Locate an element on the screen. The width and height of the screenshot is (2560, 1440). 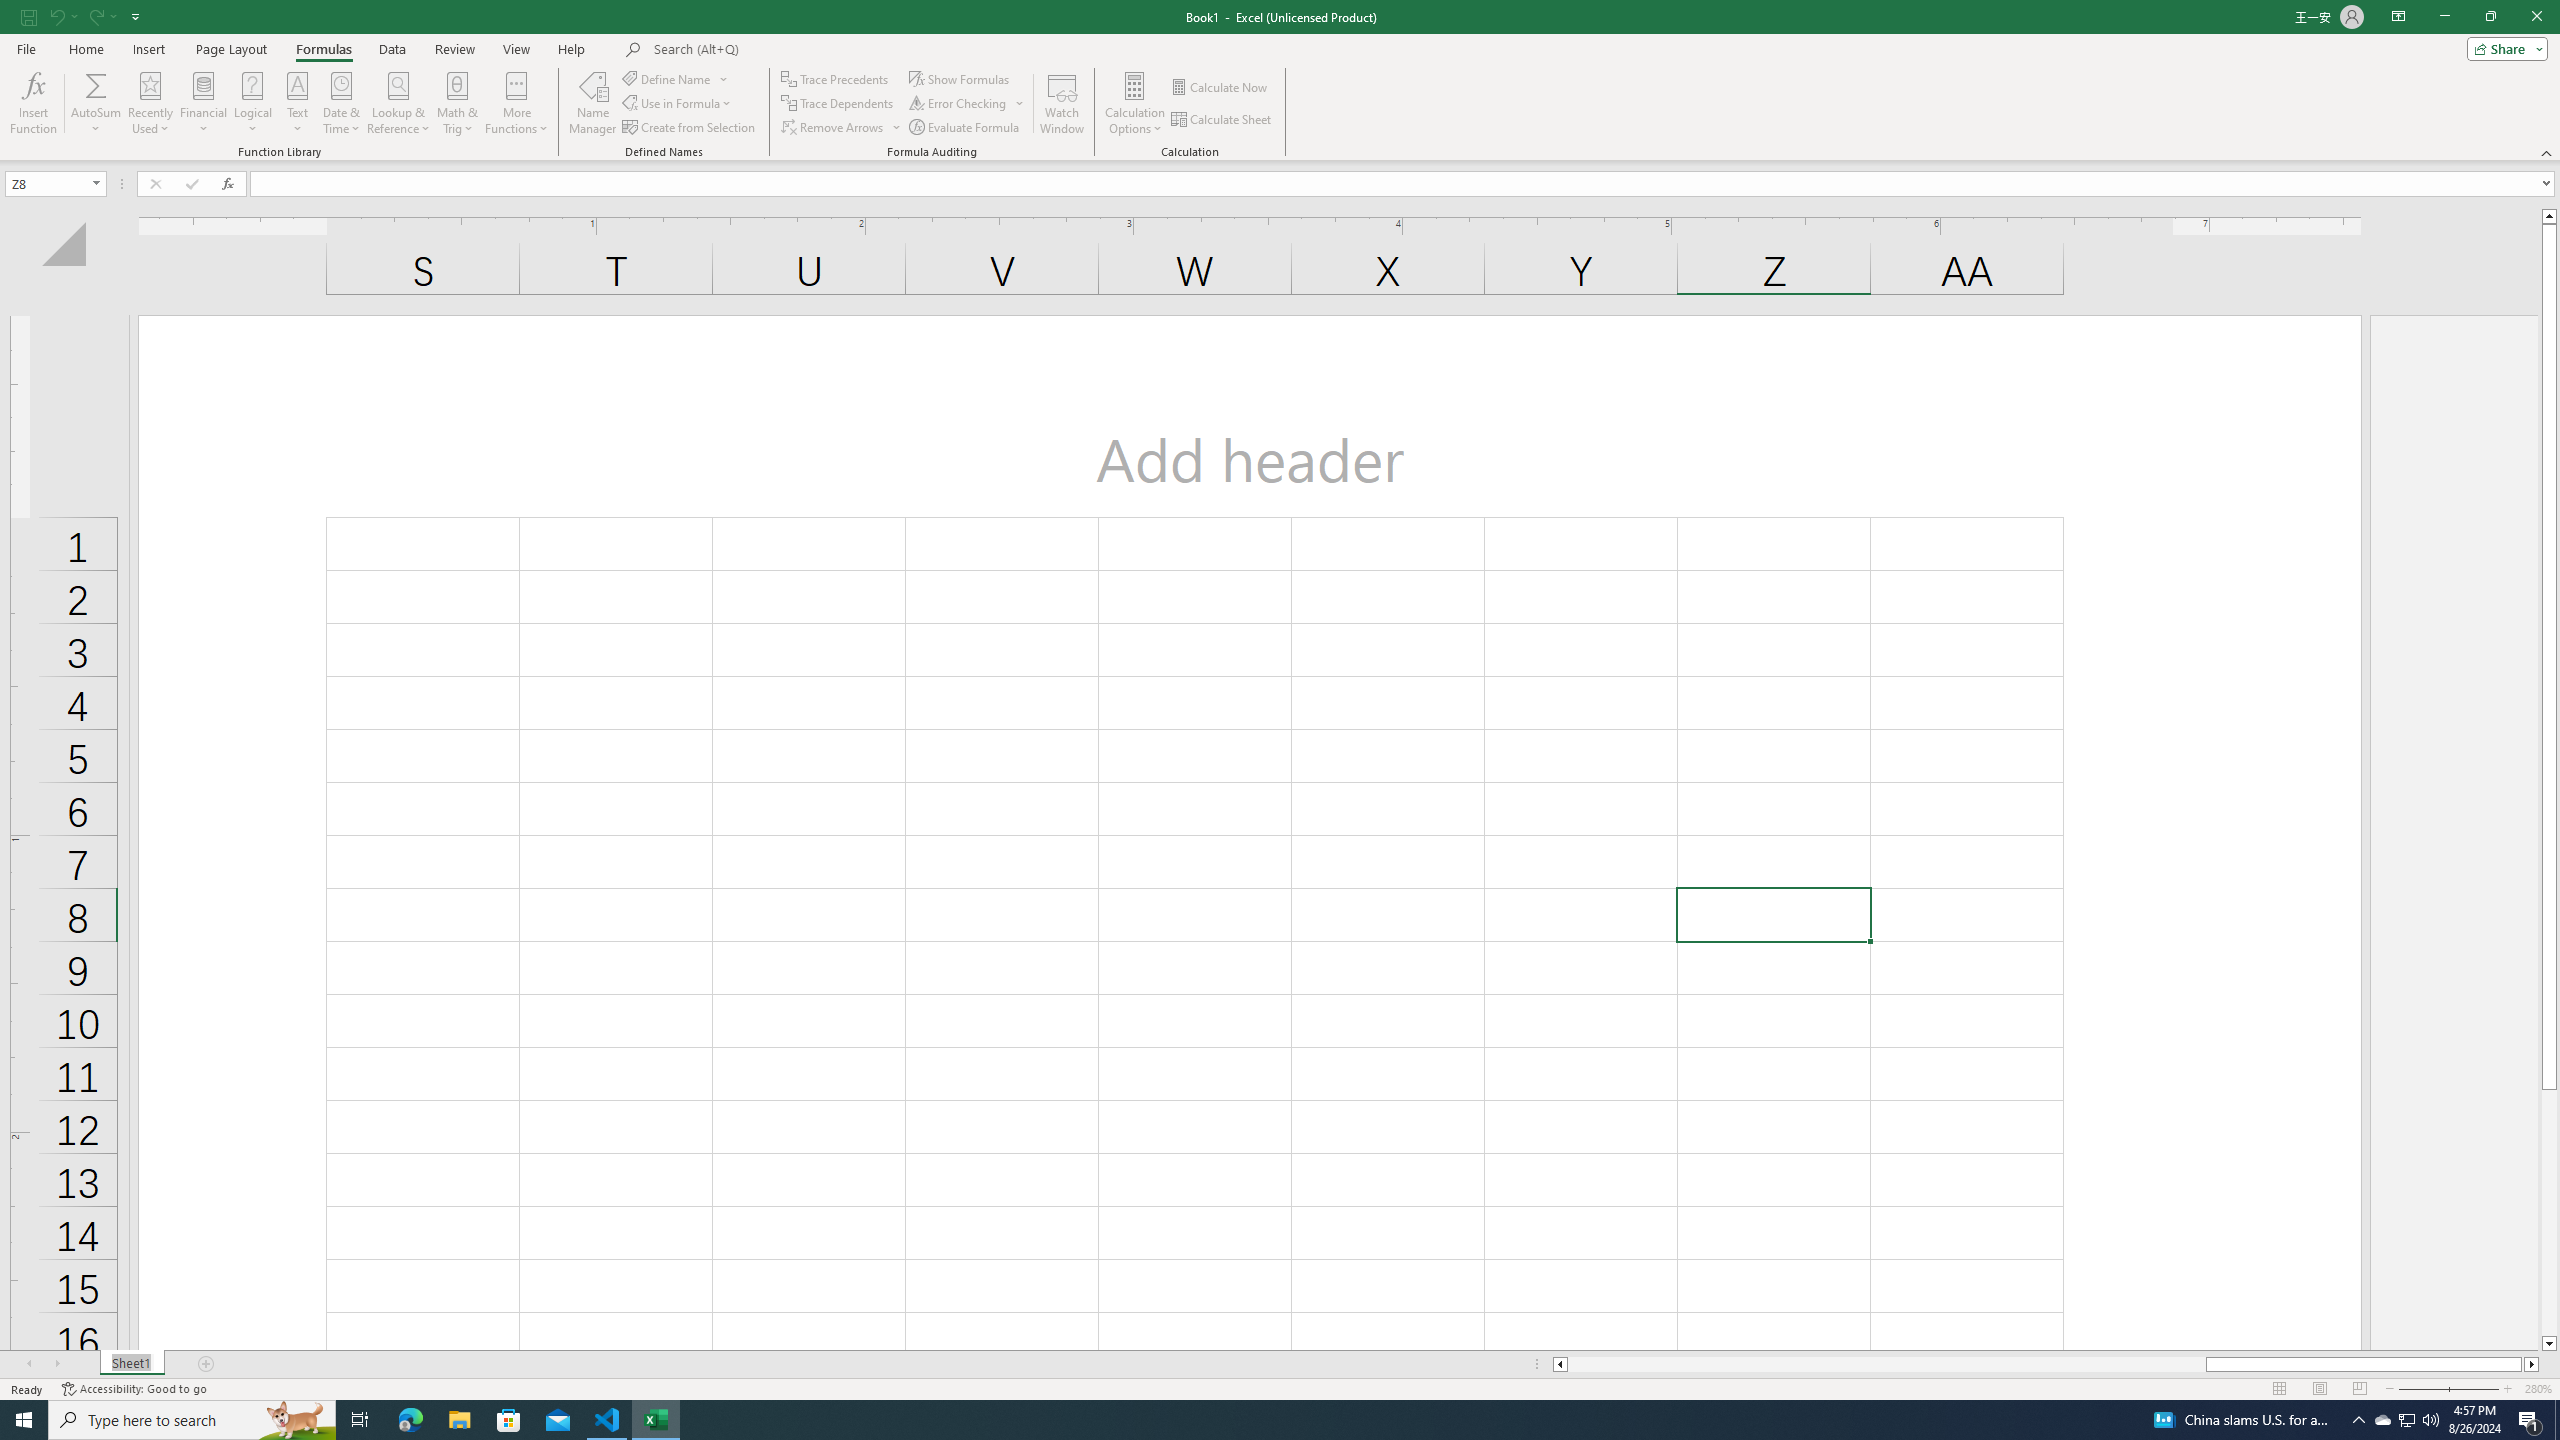
'Define Name' is located at coordinates (674, 78).